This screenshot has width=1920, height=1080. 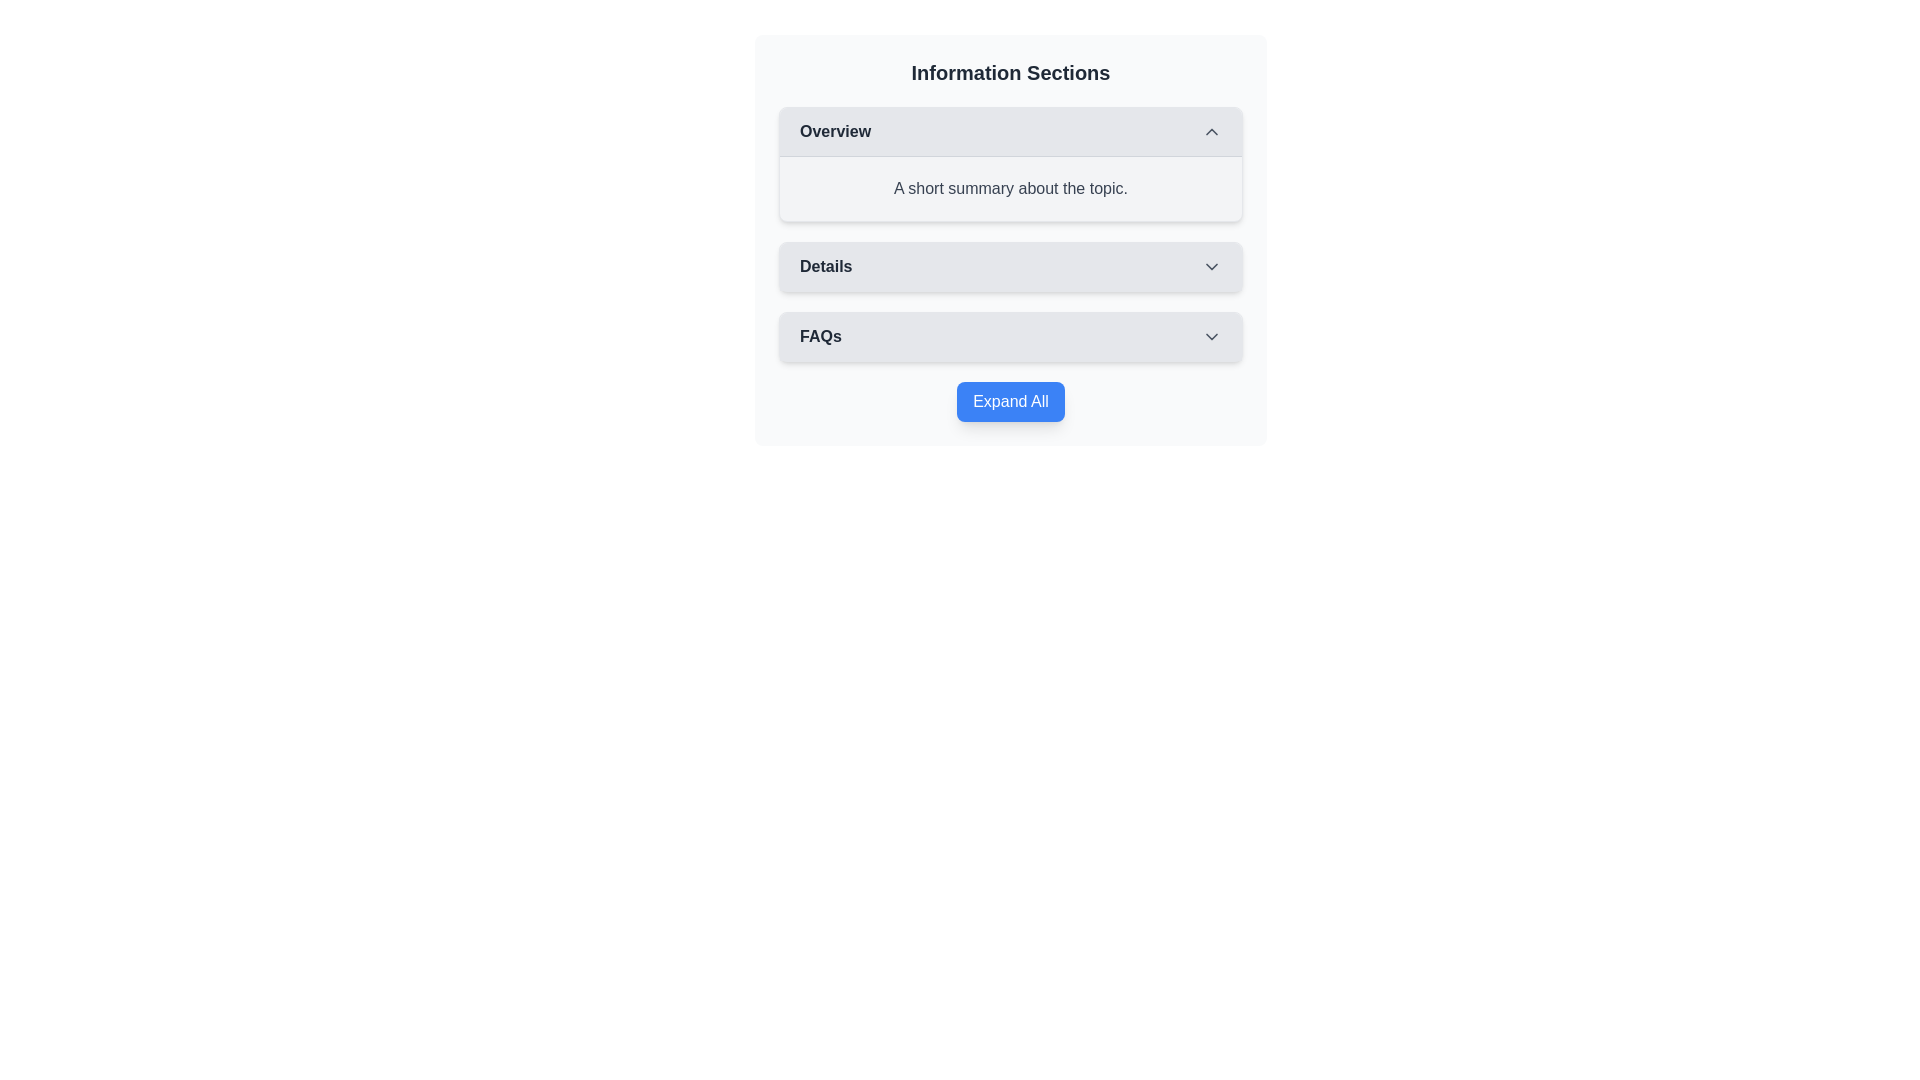 What do you see at coordinates (1210, 335) in the screenshot?
I see `the downward-pointing chevron icon in light gray color next to the 'FAQs' label` at bounding box center [1210, 335].